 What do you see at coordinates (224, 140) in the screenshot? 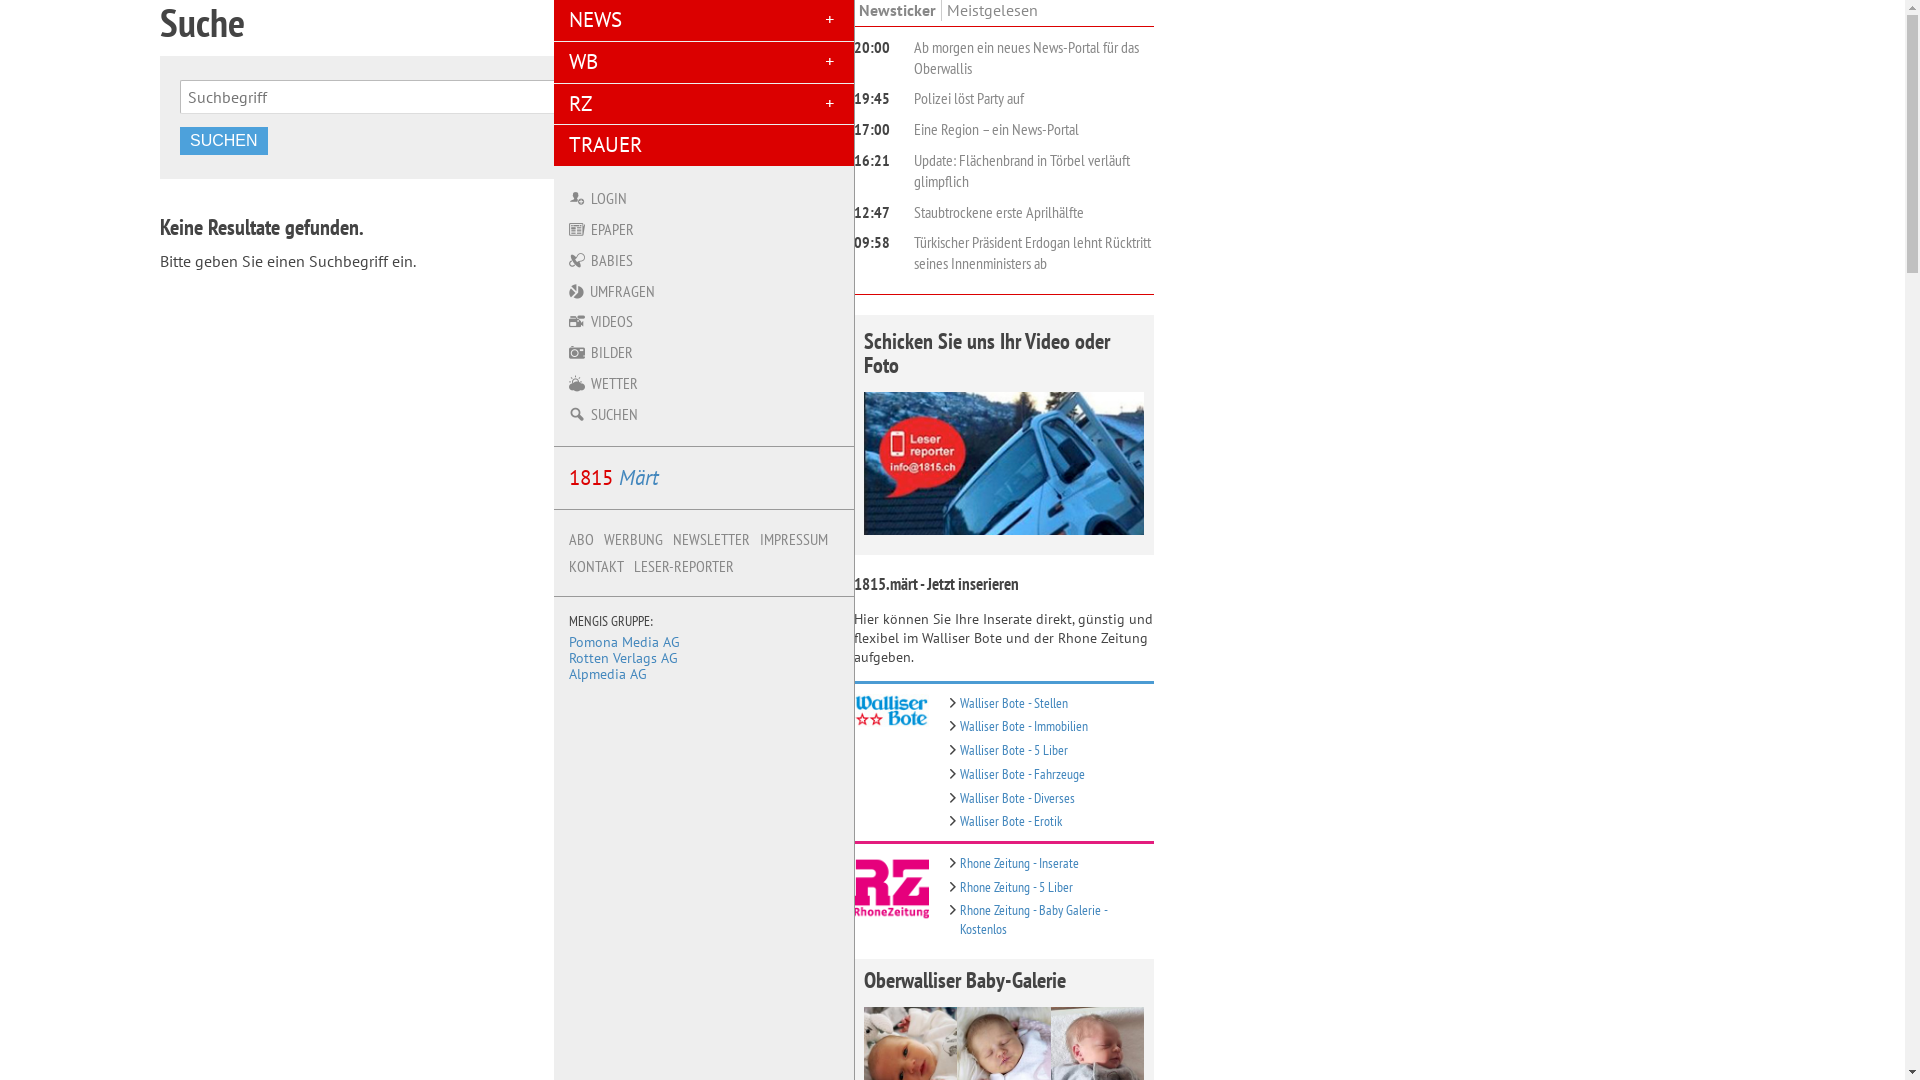
I see `'SUCHEN'` at bounding box center [224, 140].